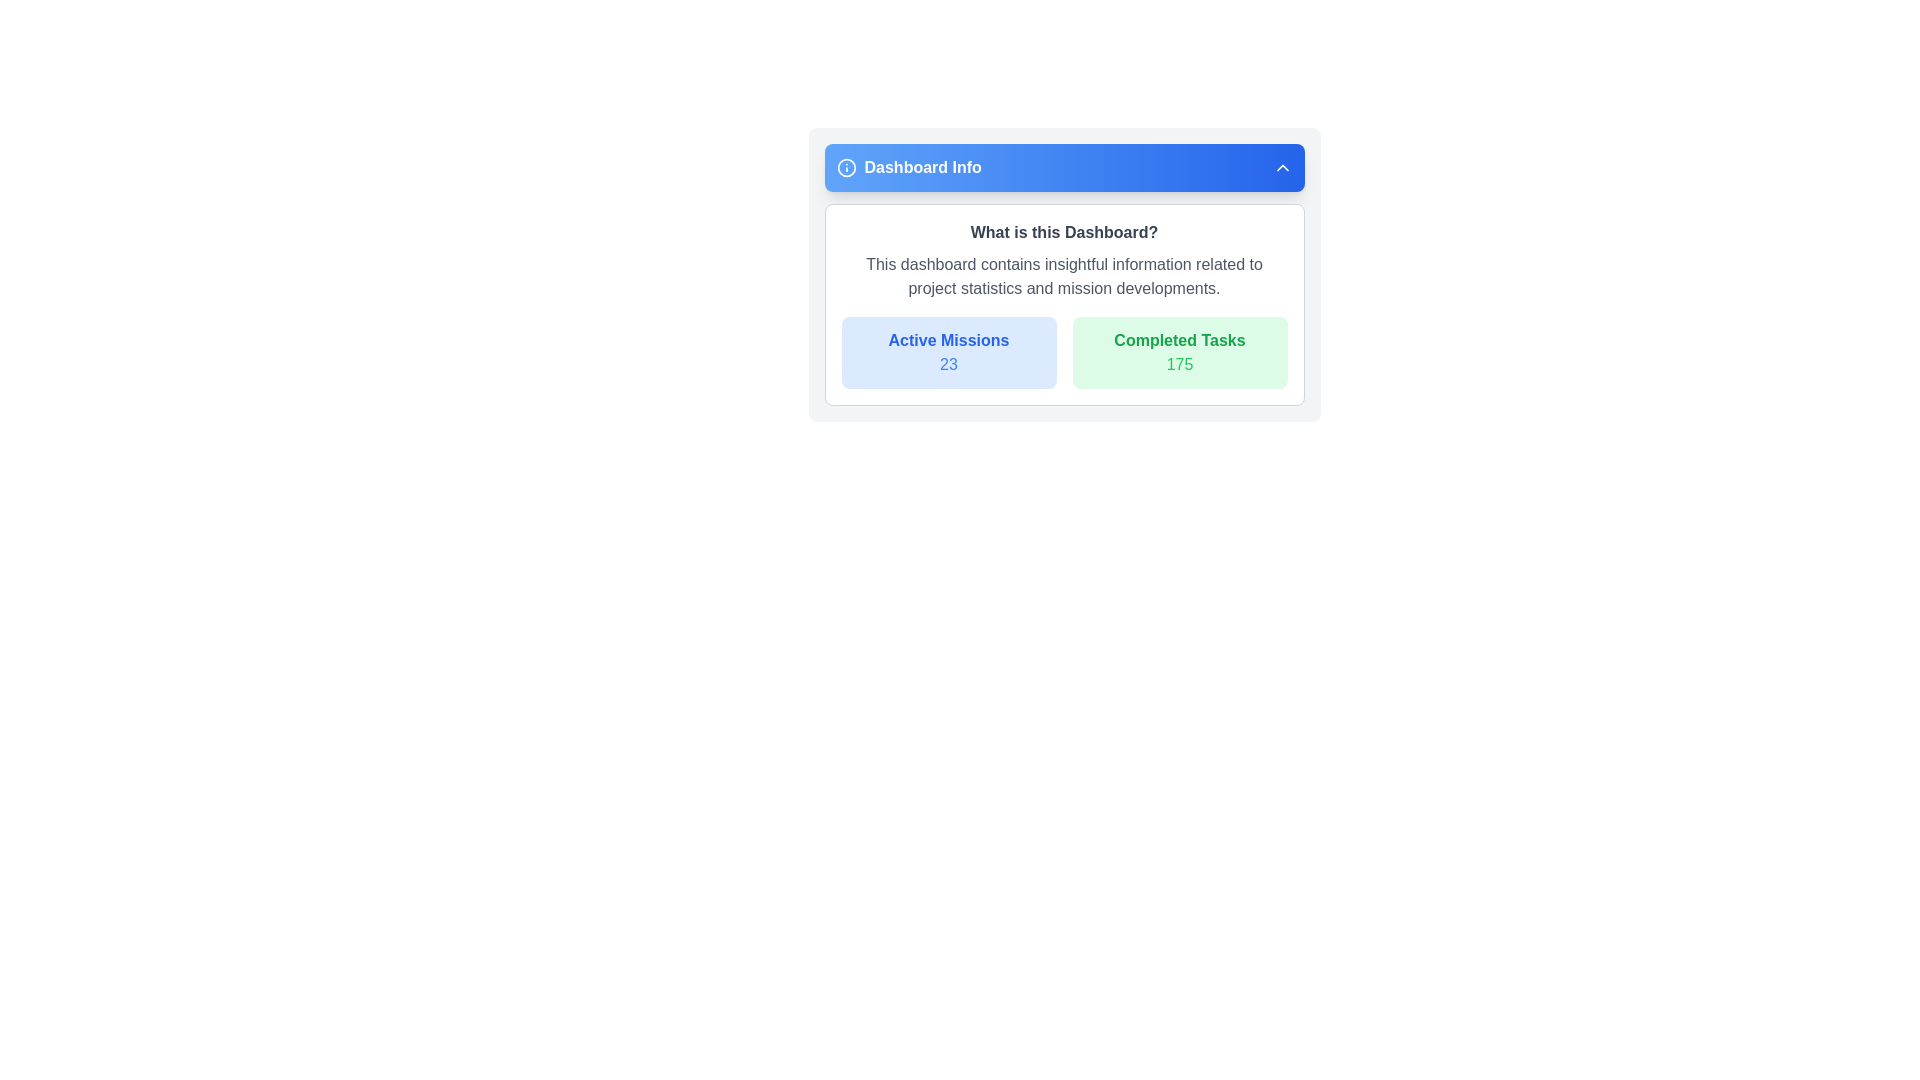  Describe the element at coordinates (948, 352) in the screenshot. I see `the Informational display panel with a blue background, displaying 'Active Missions' and the number '23', located in the left section of the grid below the 'What is this Dashboard?' heading` at that location.